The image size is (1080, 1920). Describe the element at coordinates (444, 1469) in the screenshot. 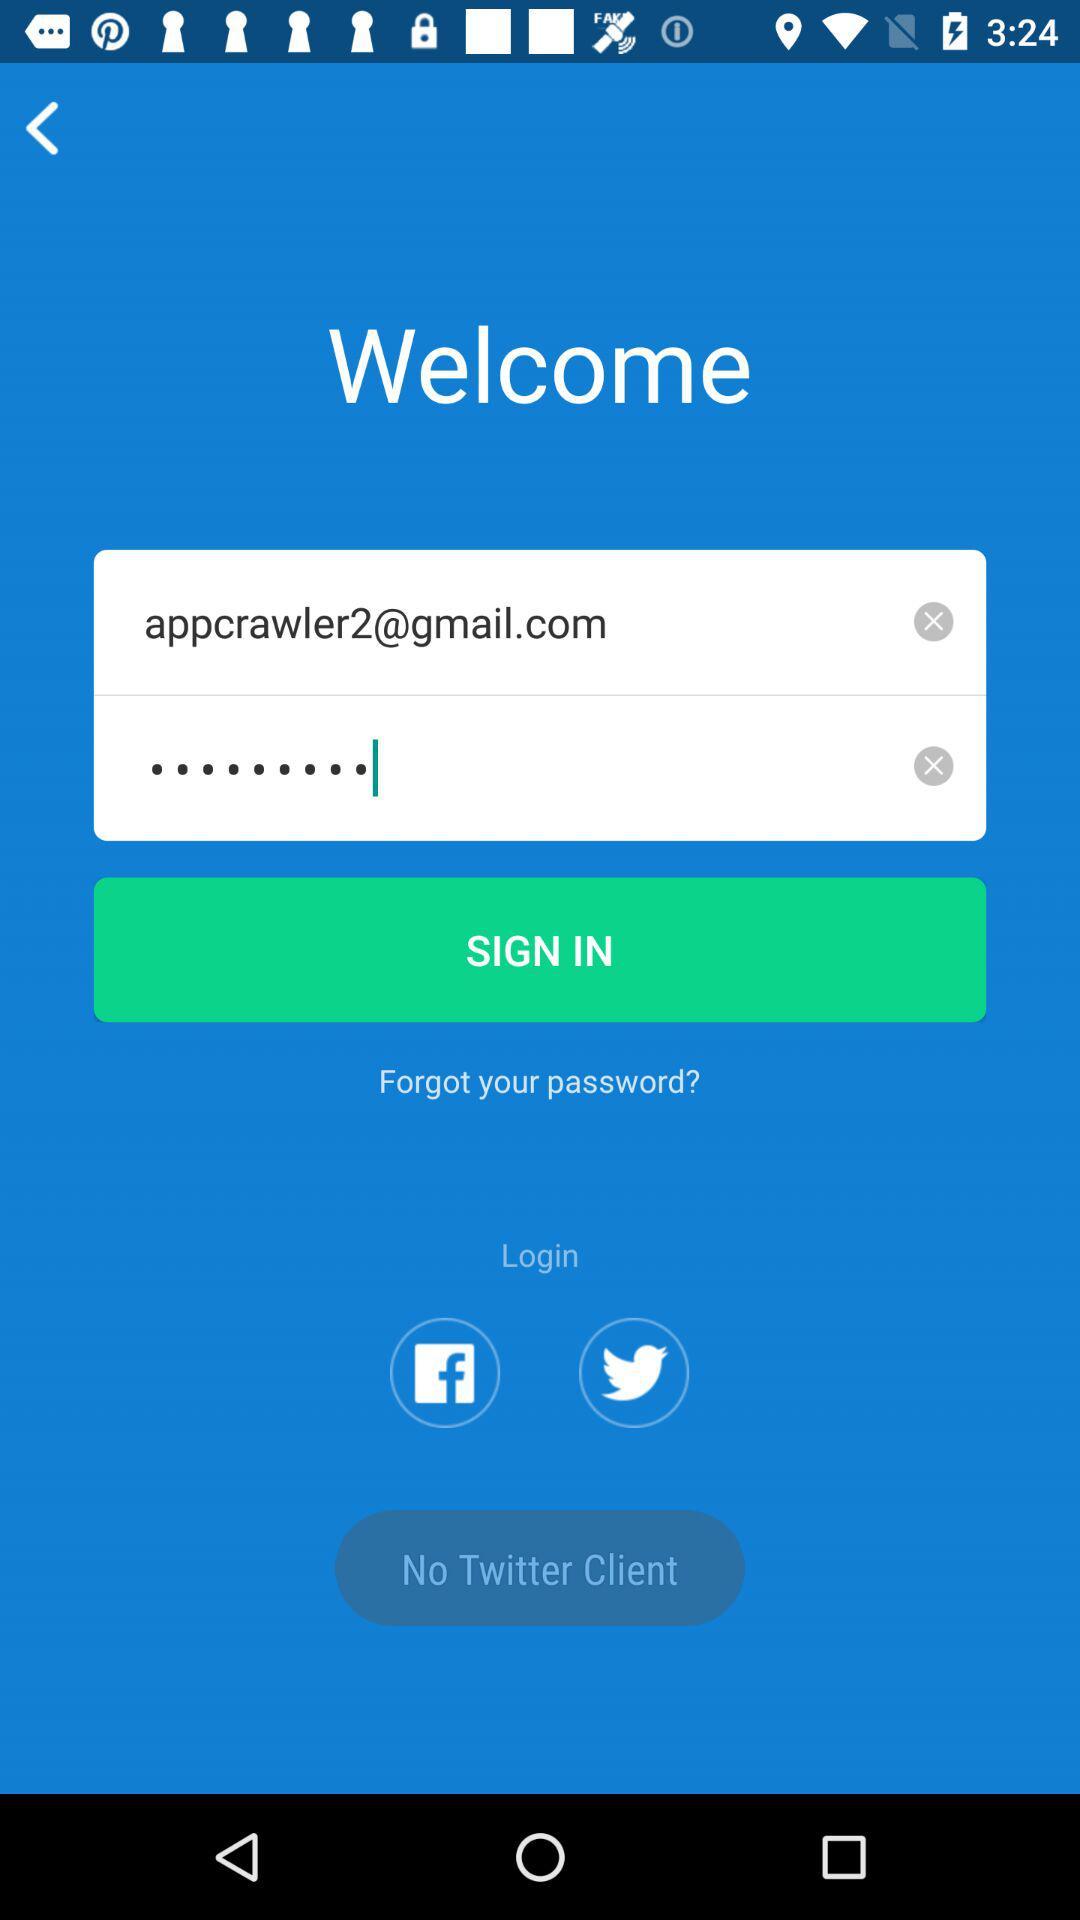

I see `the facebook icon` at that location.